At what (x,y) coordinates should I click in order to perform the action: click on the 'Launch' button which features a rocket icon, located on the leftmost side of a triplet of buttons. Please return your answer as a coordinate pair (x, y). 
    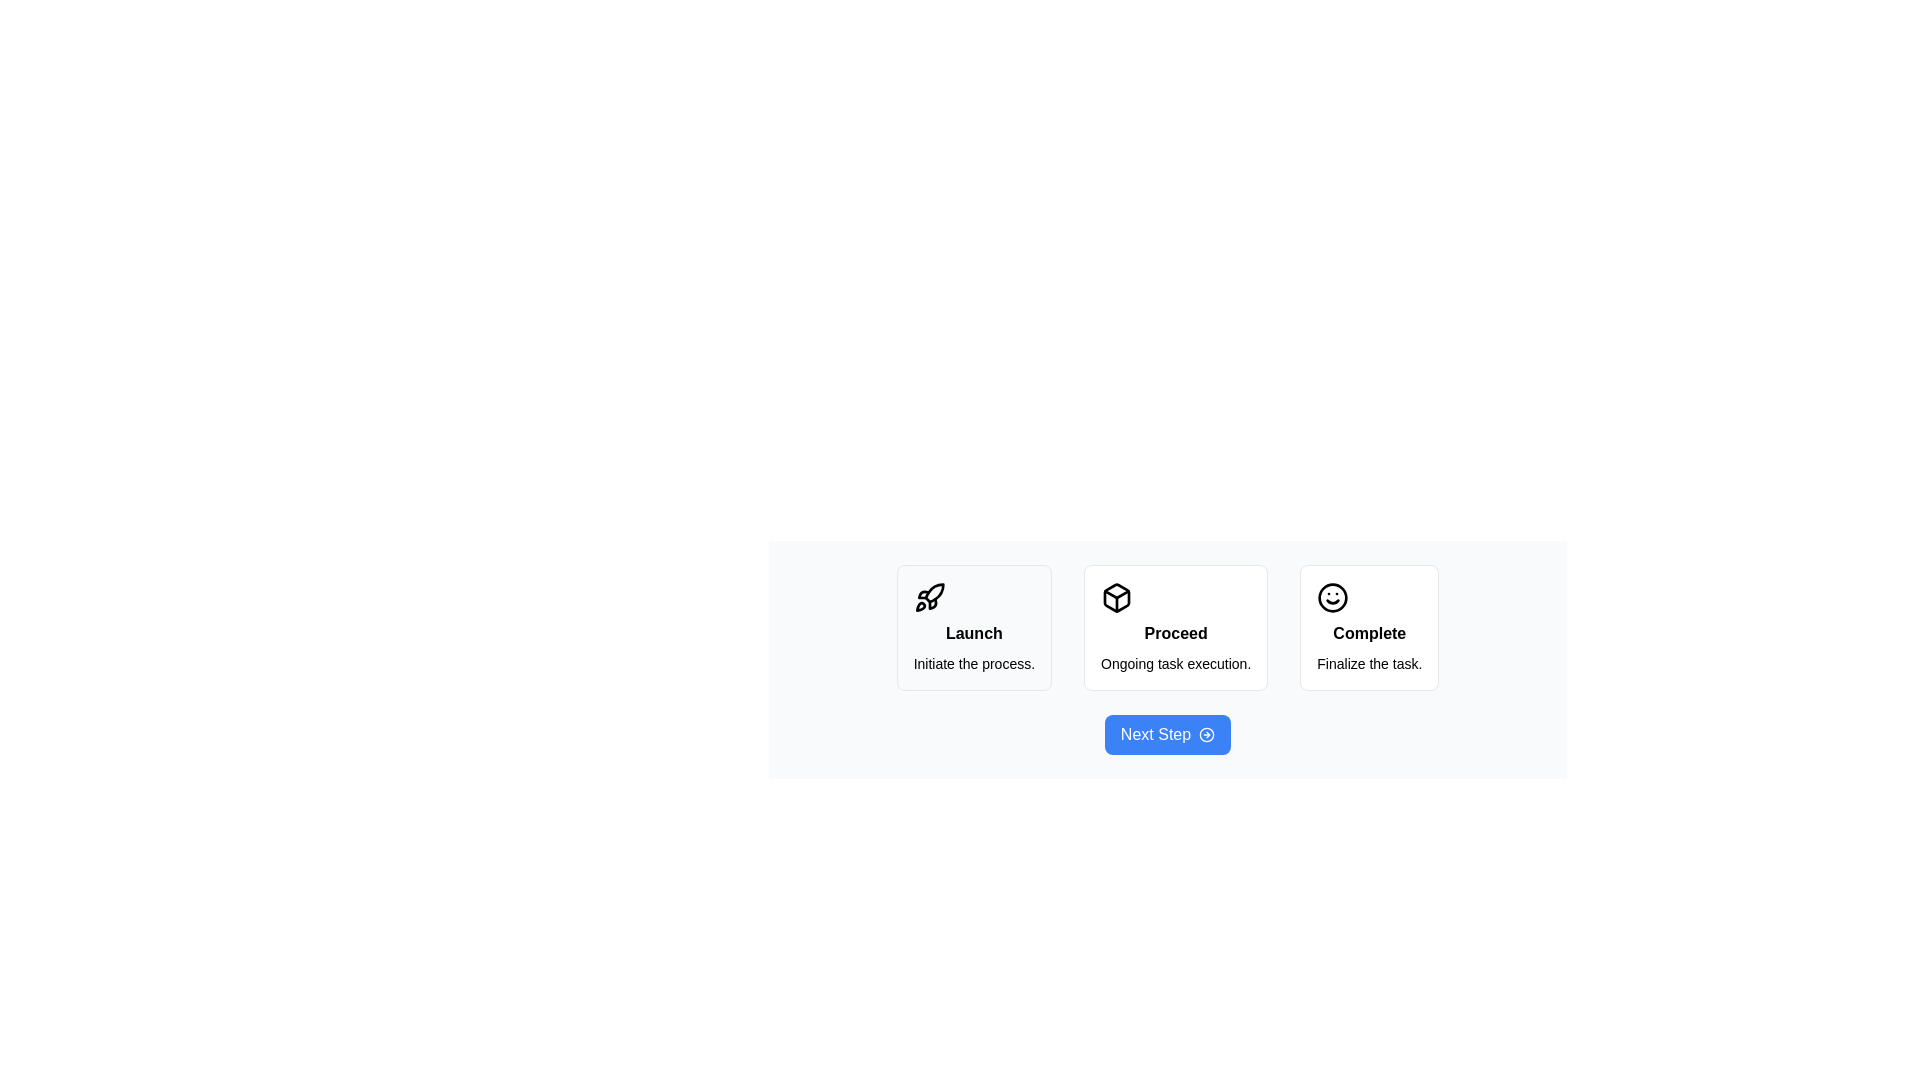
    Looking at the image, I should click on (928, 596).